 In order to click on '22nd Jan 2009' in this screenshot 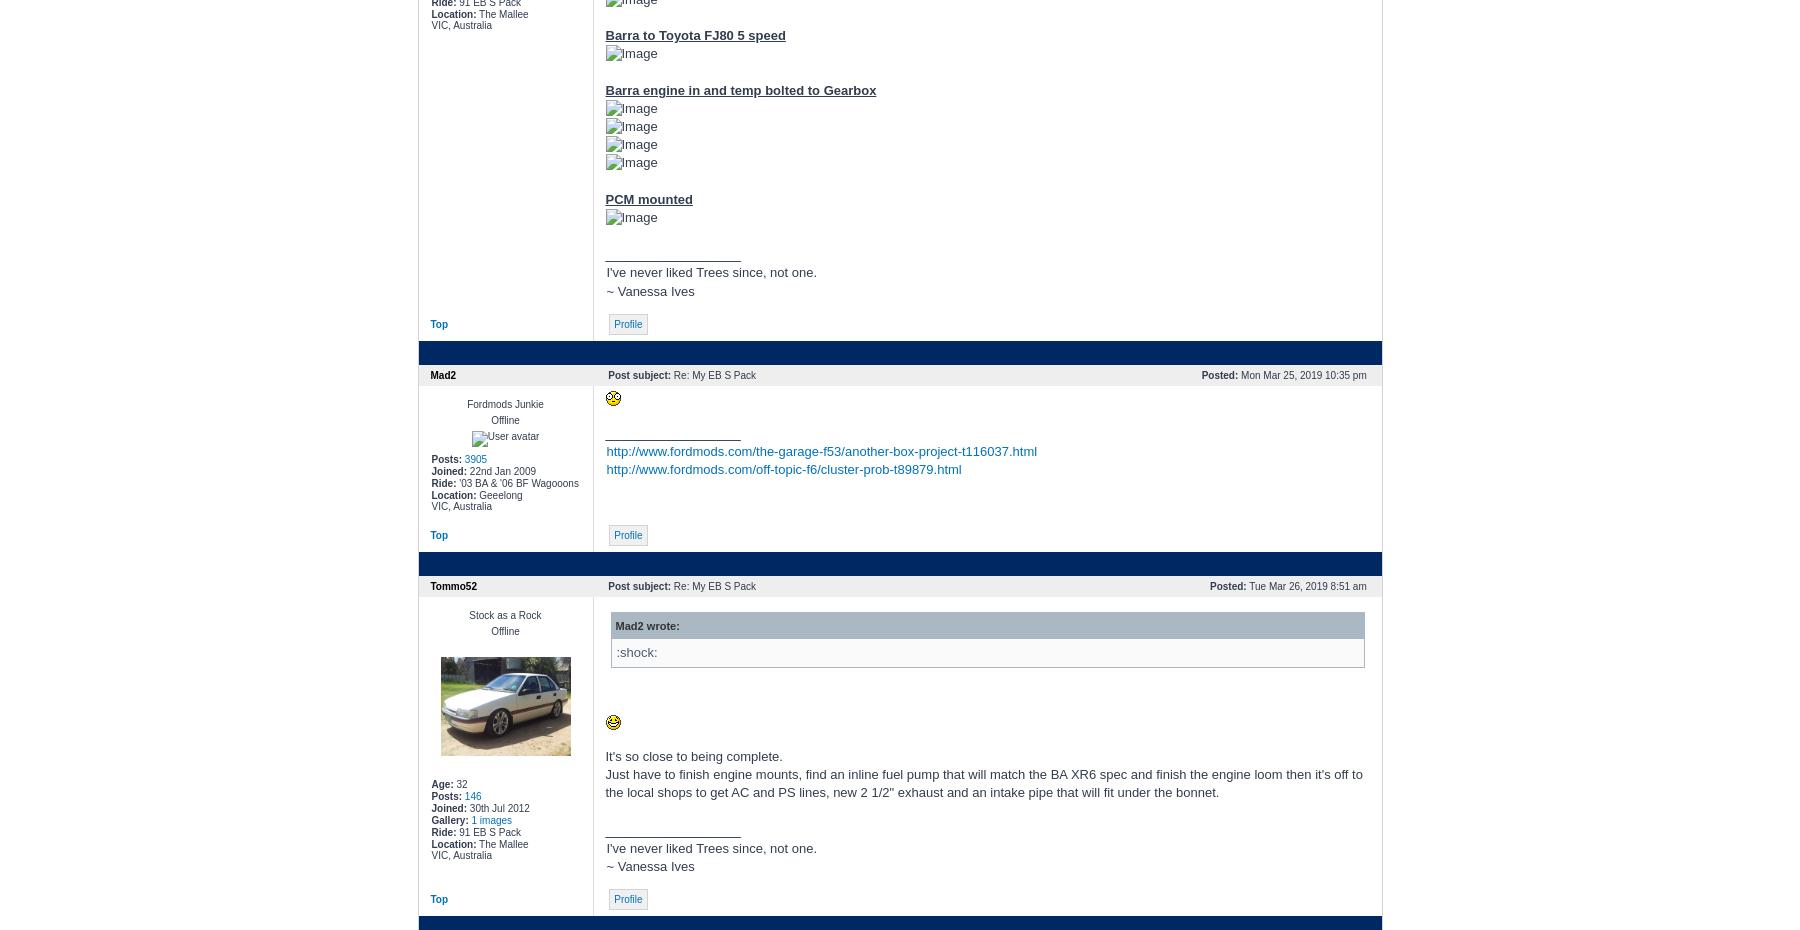, I will do `click(500, 469)`.